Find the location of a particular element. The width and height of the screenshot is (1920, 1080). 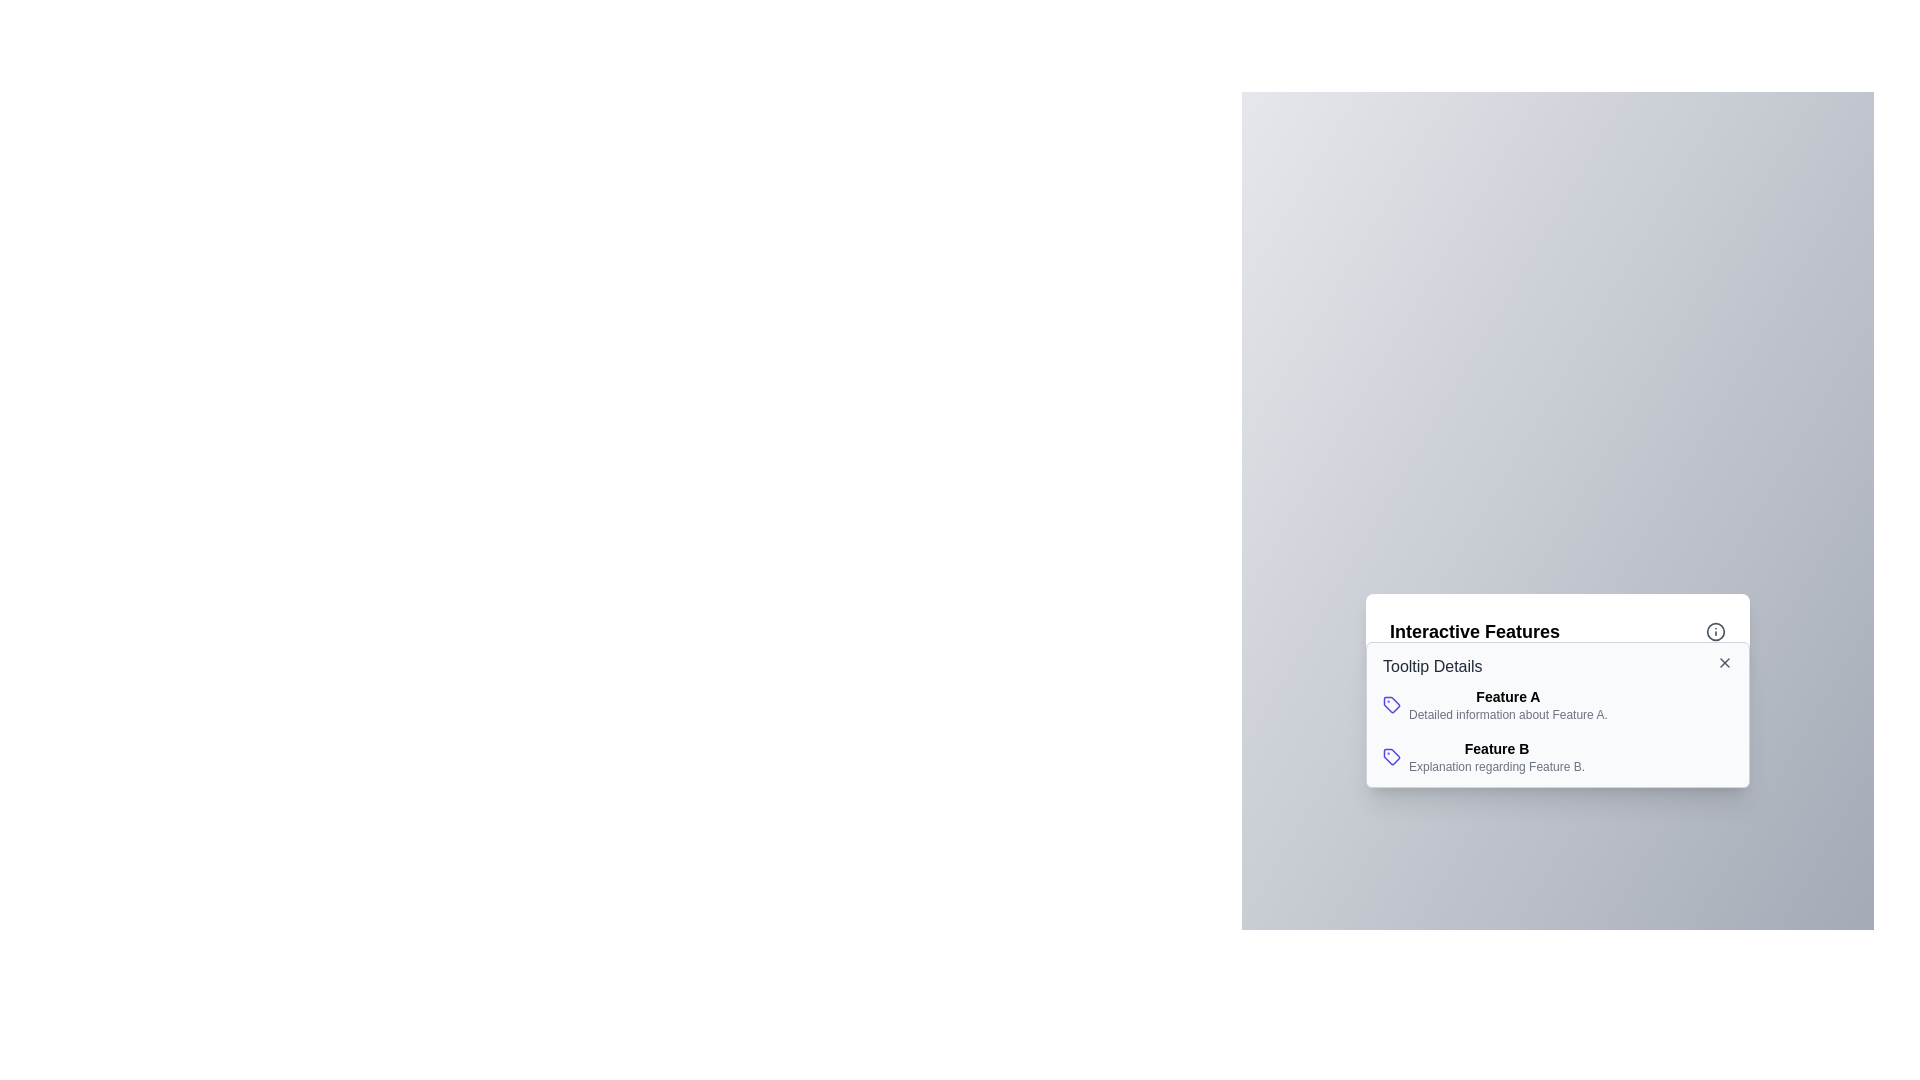

the Text display component that shows 'Feature A' in bold above 'Detailed information about Feature A.' is located at coordinates (1508, 704).